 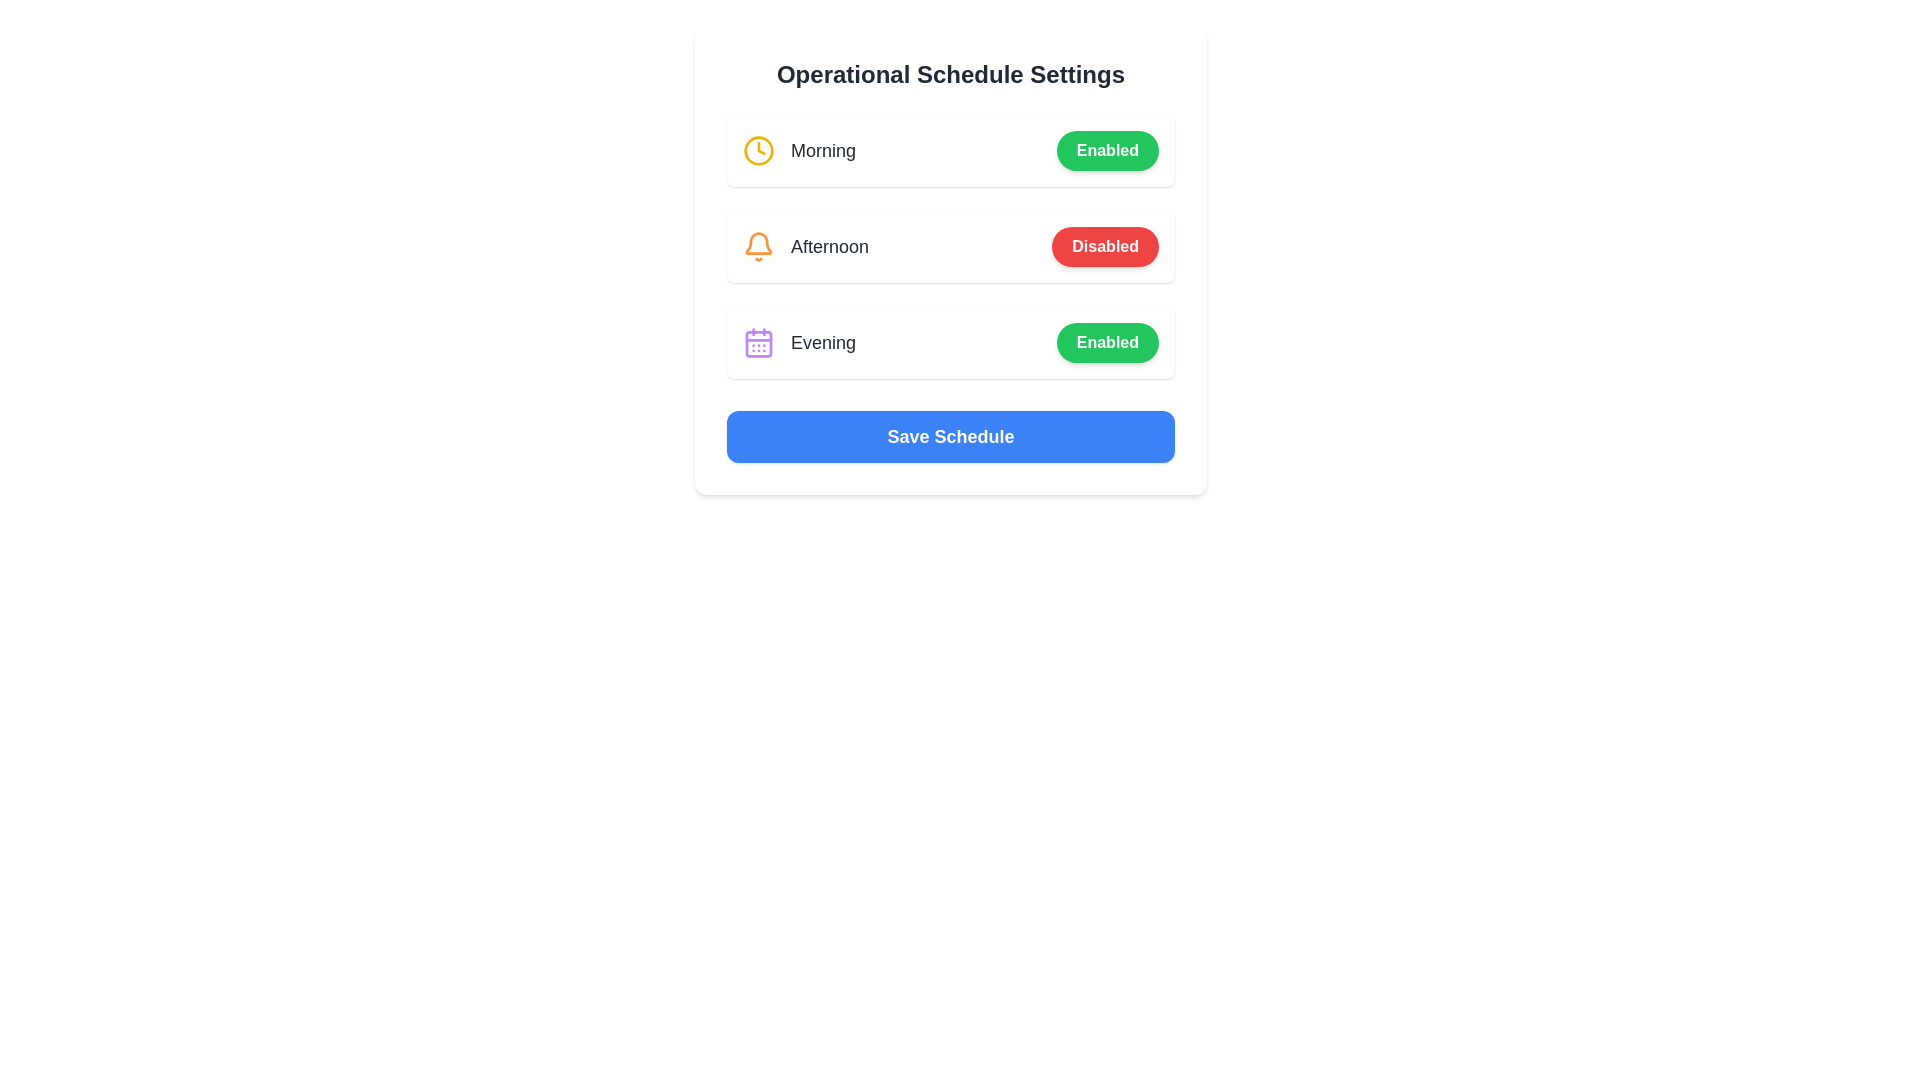 I want to click on 'Enabled' button for the morning schedule, so click(x=1106, y=149).